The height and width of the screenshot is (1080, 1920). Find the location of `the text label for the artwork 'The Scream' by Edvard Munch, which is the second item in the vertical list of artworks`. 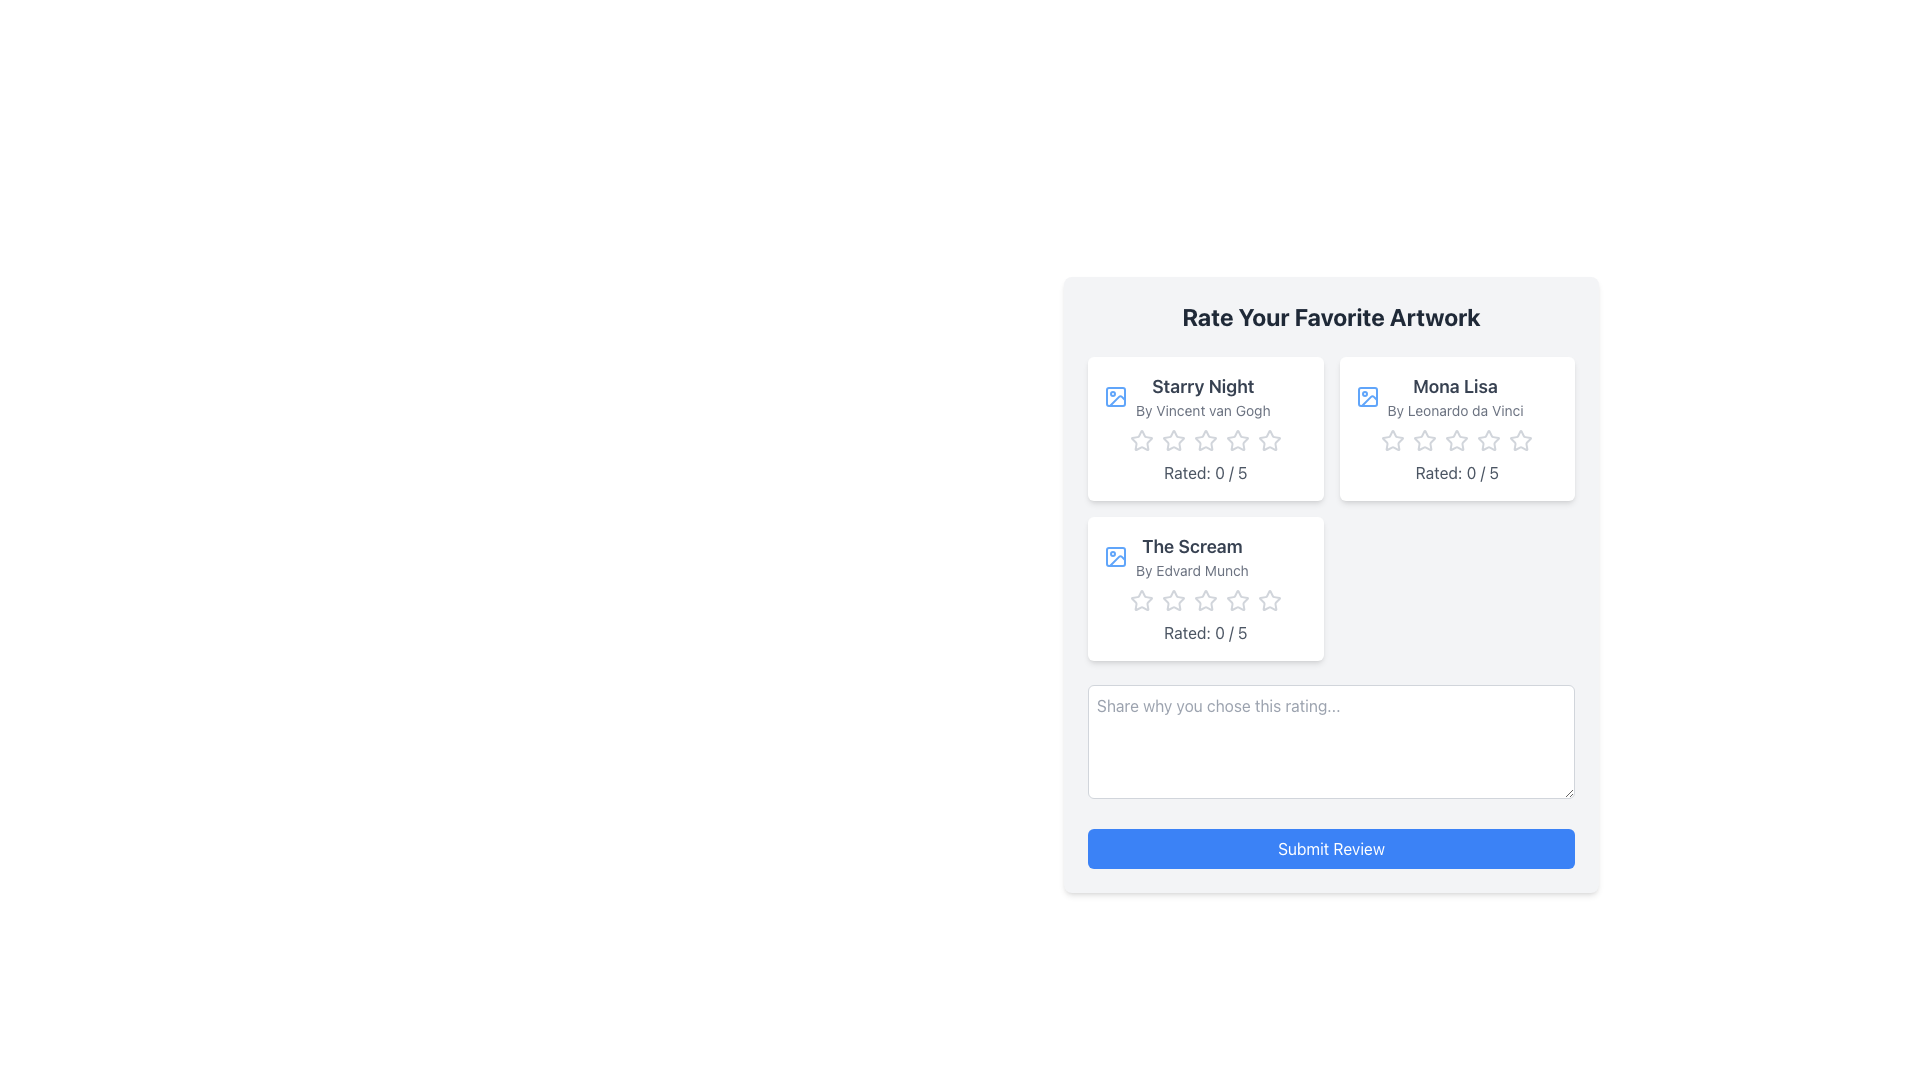

the text label for the artwork 'The Scream' by Edvard Munch, which is the second item in the vertical list of artworks is located at coordinates (1204, 556).